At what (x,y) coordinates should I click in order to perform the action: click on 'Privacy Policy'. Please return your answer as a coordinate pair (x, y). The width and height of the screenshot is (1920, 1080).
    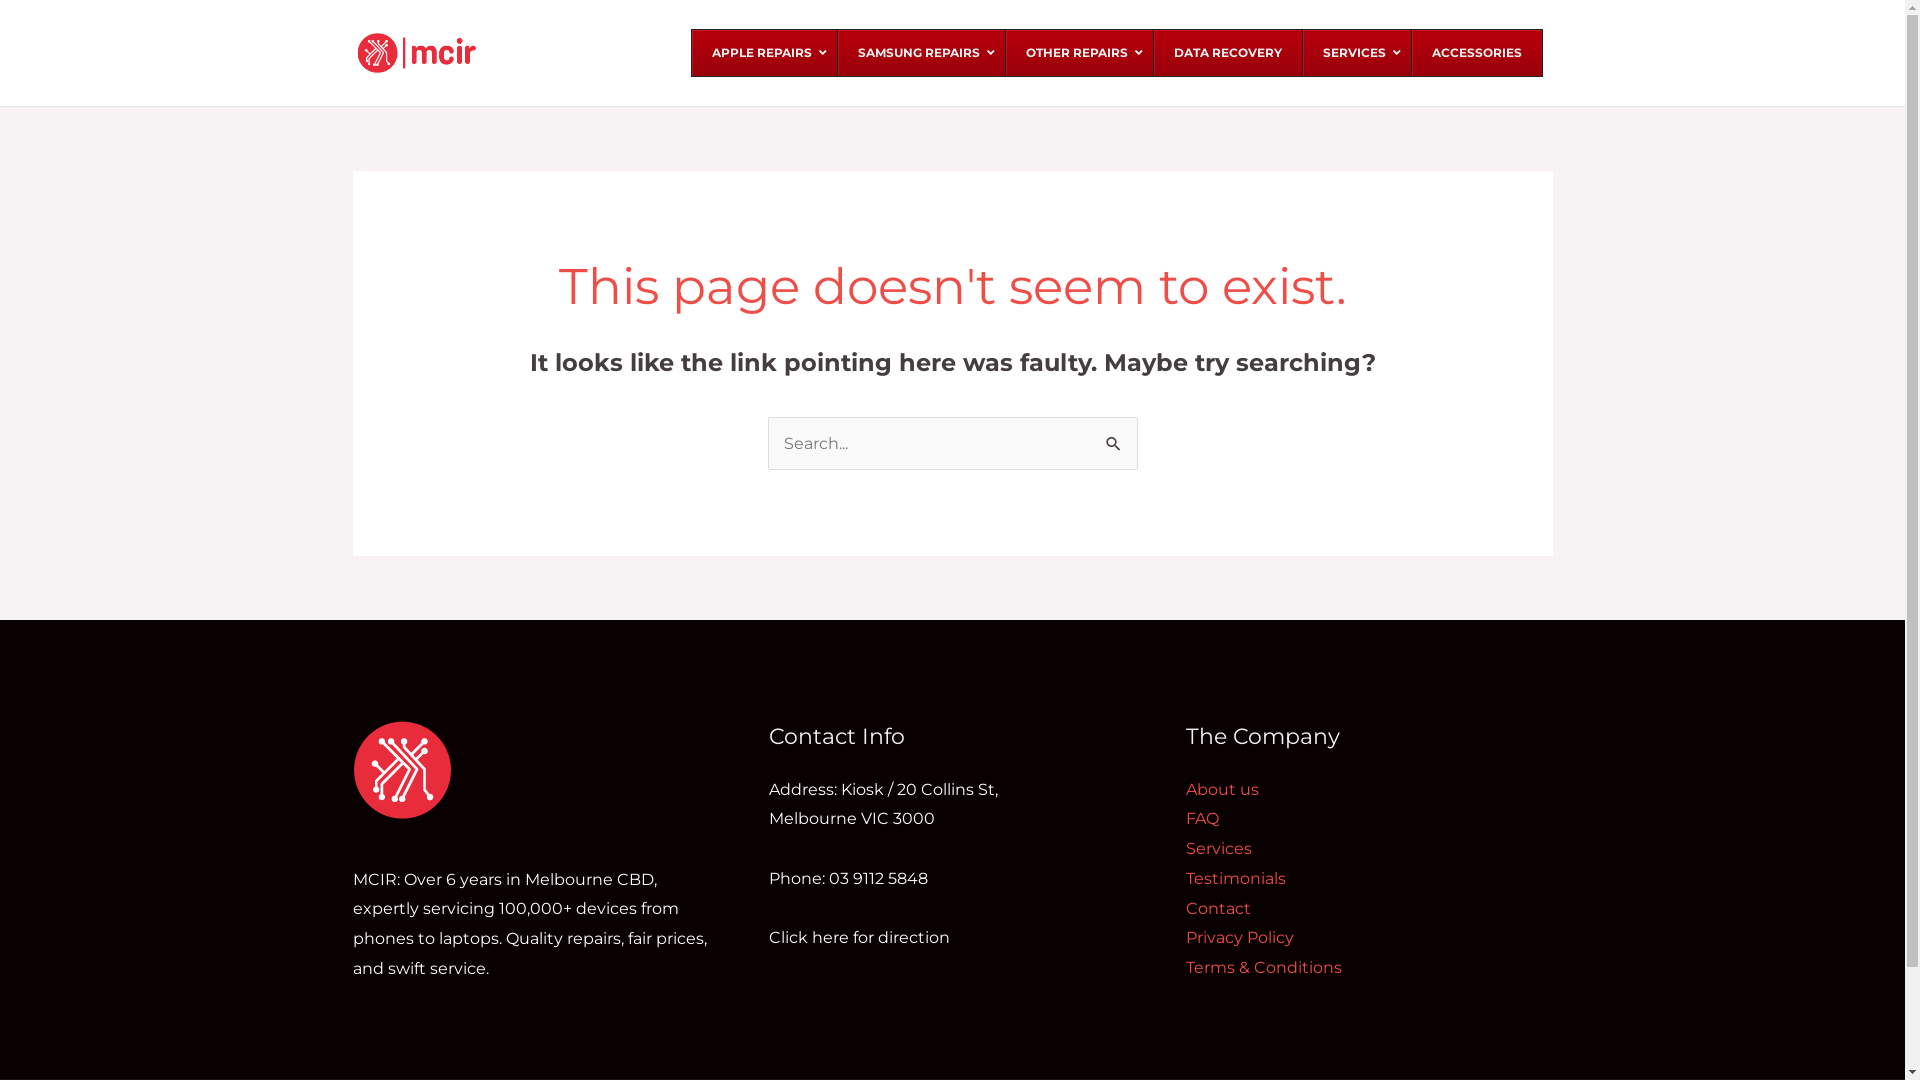
    Looking at the image, I should click on (1185, 937).